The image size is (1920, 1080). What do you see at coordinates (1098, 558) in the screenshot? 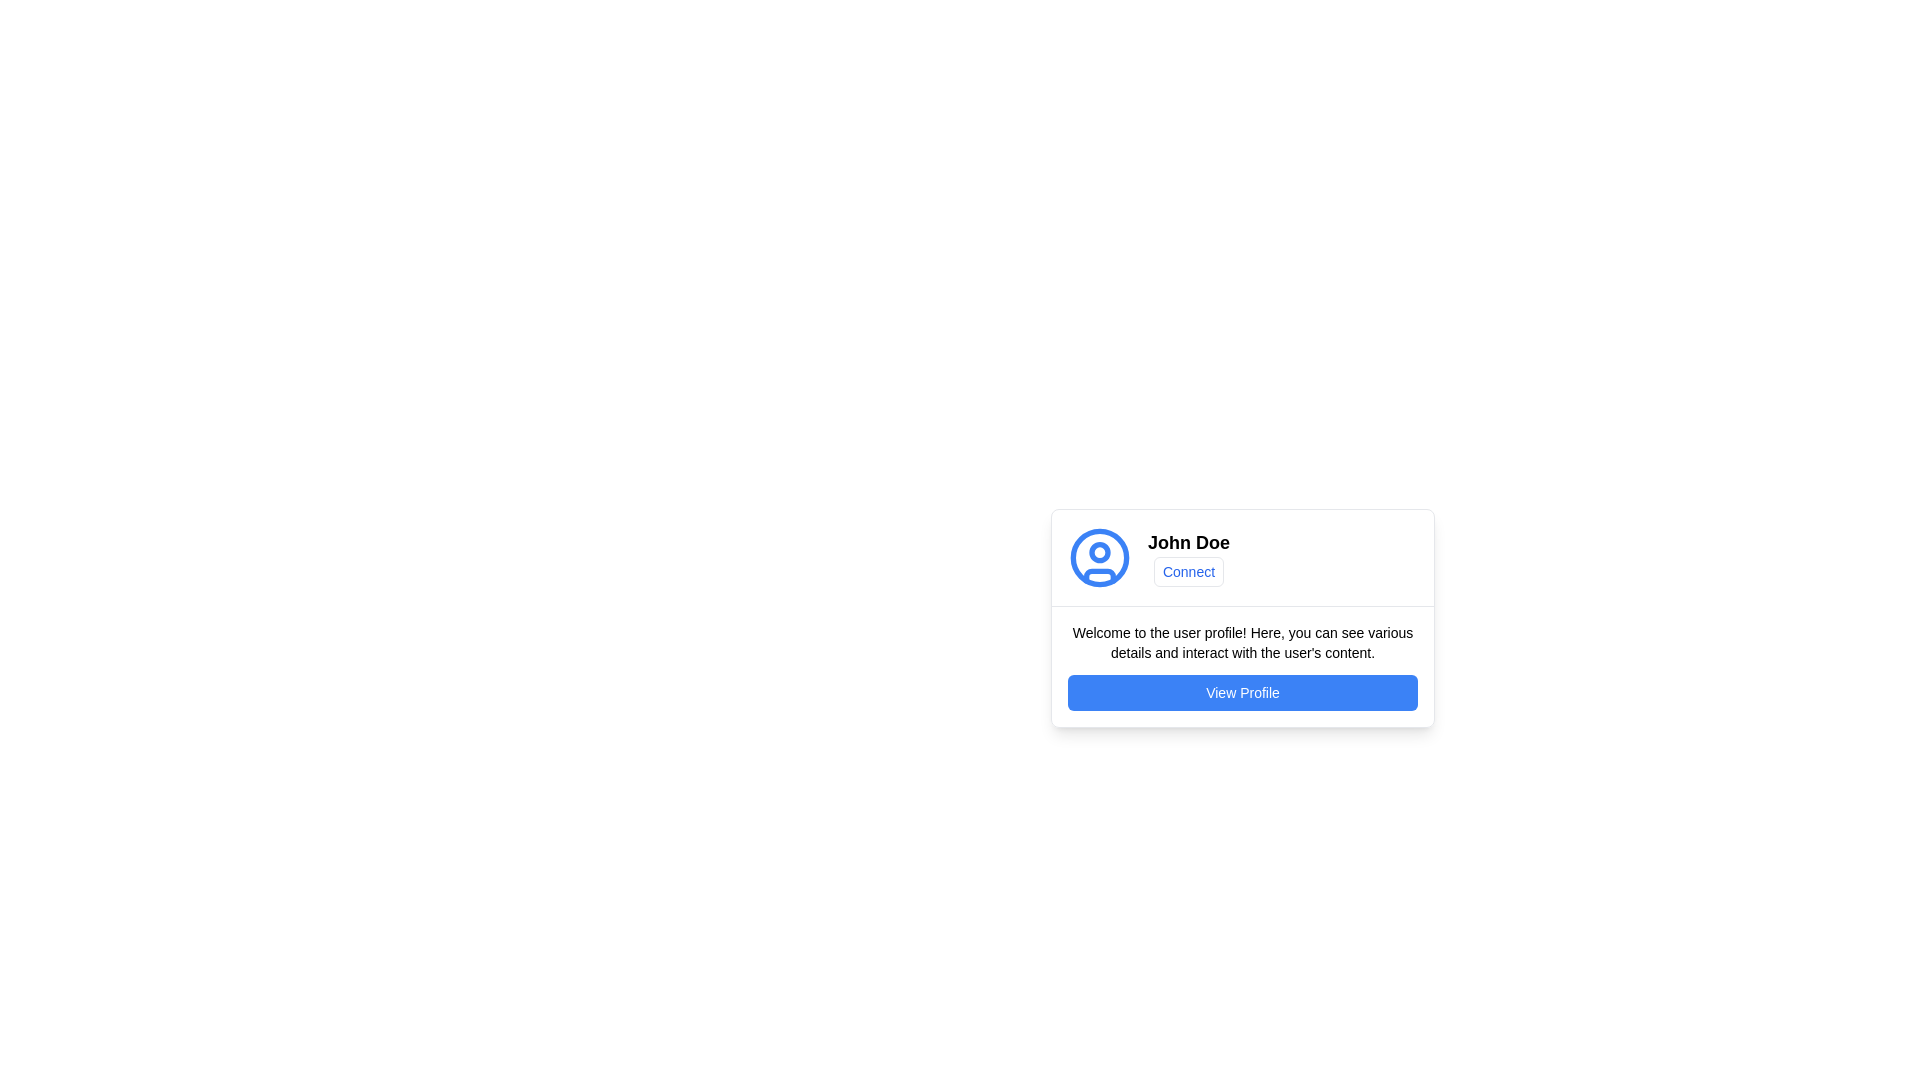
I see `the decorative graphic element of the user avatar icon, which is centrally positioned within the avatar graphic, located to the left of the user name 'John Doe' and above the 'Connect' button in the user profile card` at bounding box center [1098, 558].